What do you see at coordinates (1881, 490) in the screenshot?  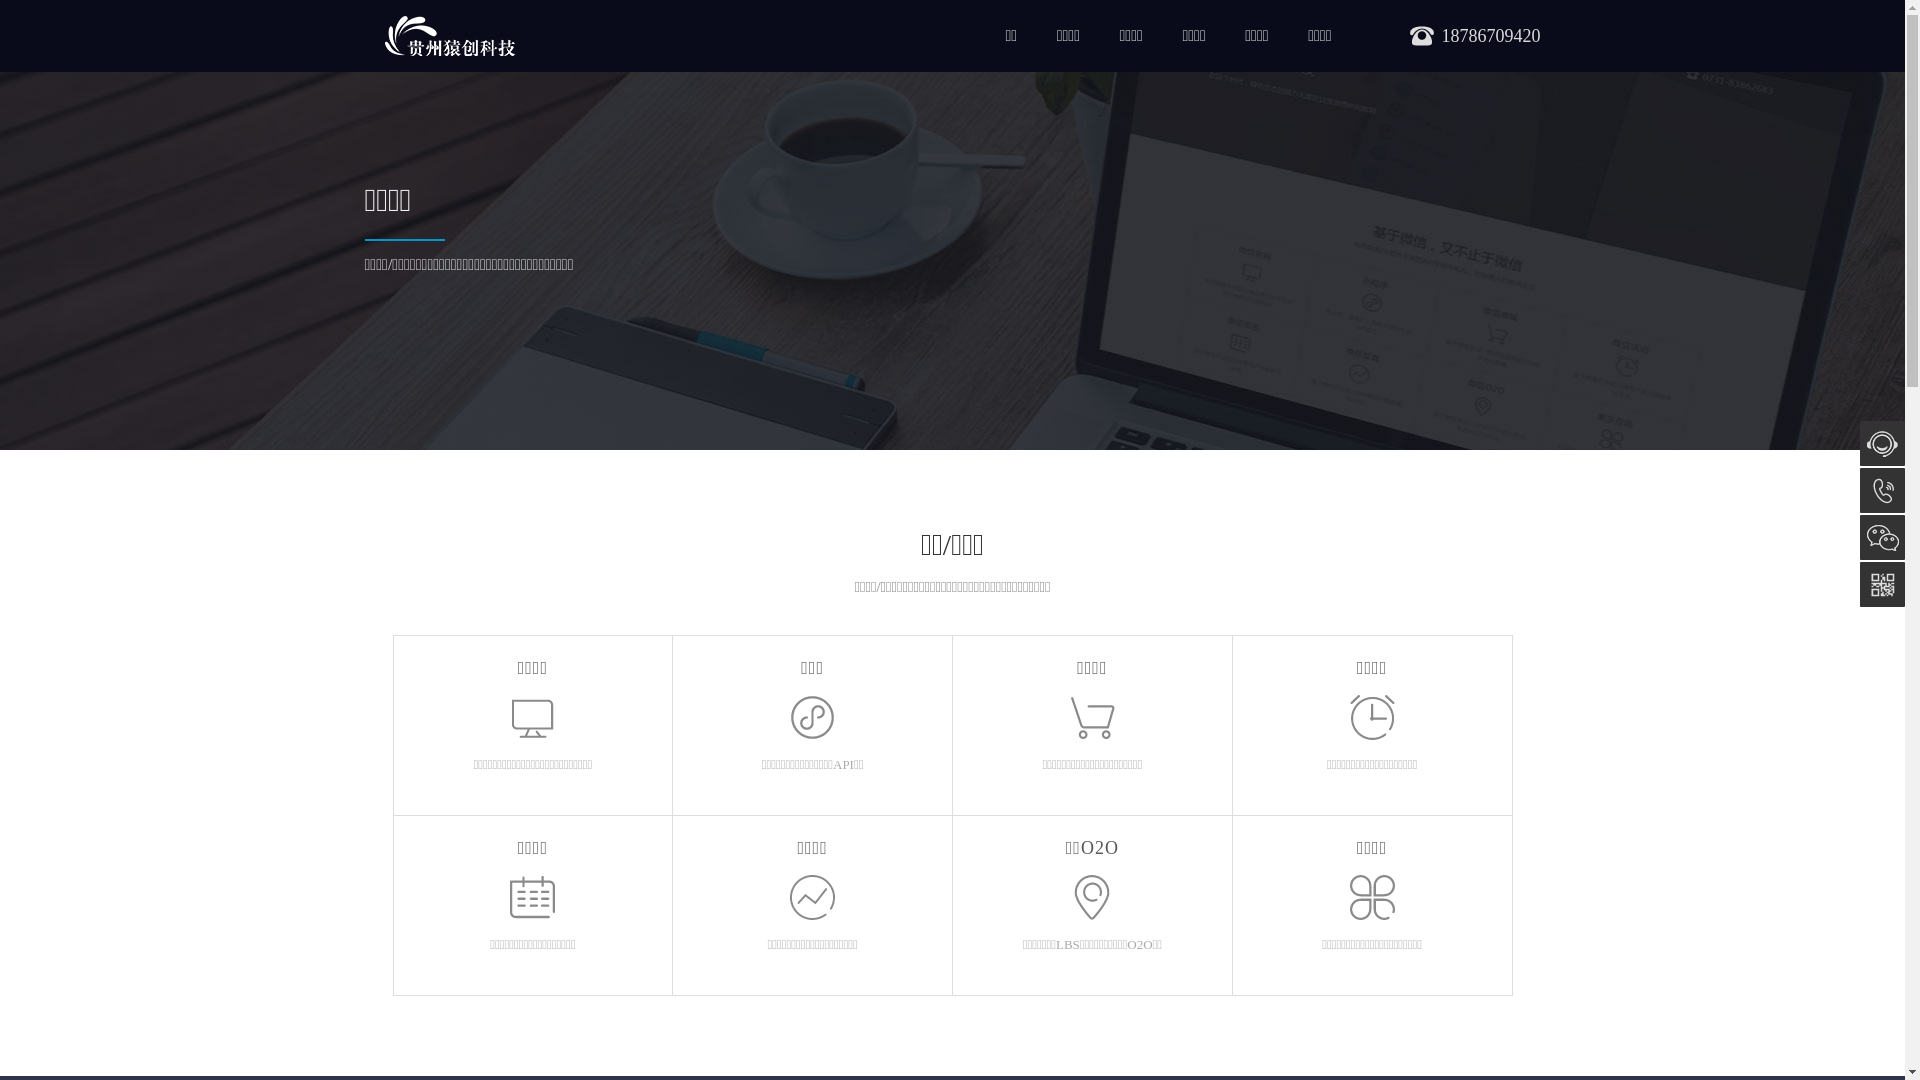 I see `'18786709420'` at bounding box center [1881, 490].